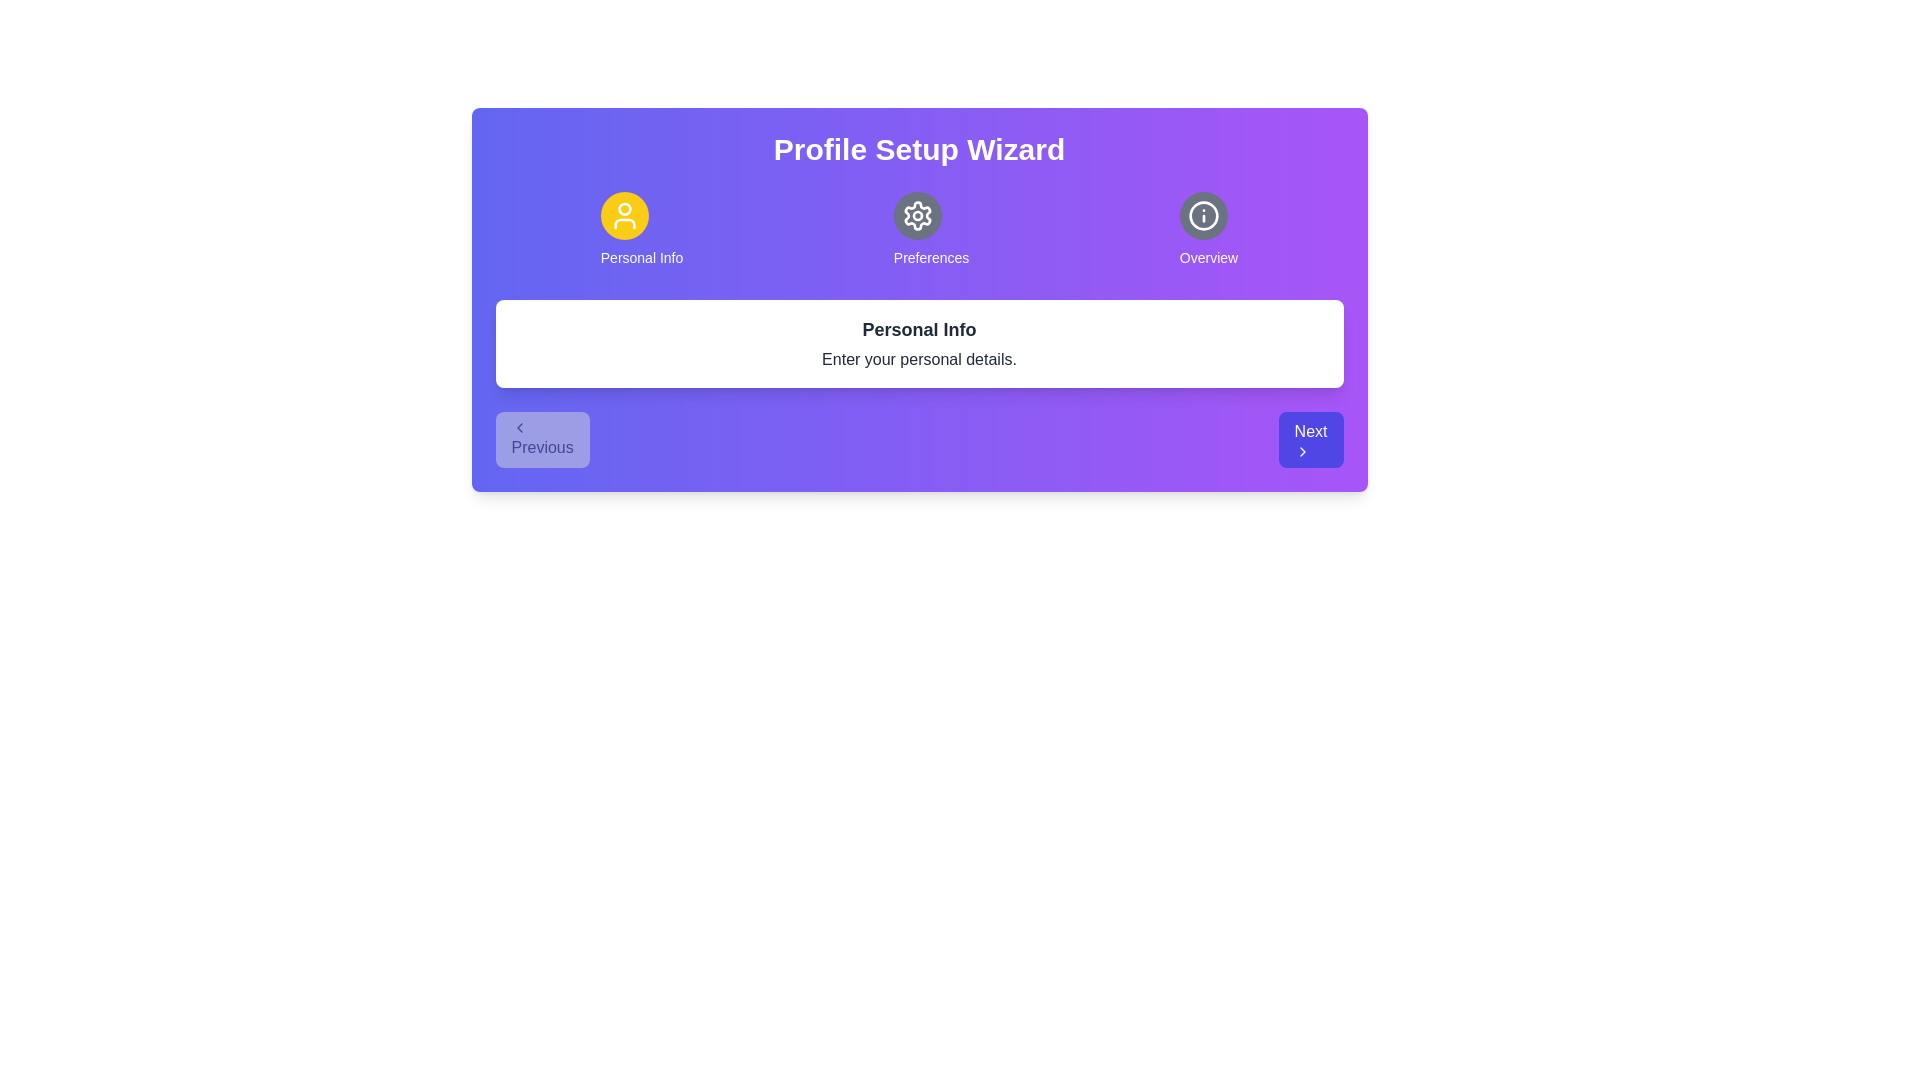 The width and height of the screenshot is (1920, 1080). I want to click on the Previous button to navigate through the wizard, so click(542, 438).